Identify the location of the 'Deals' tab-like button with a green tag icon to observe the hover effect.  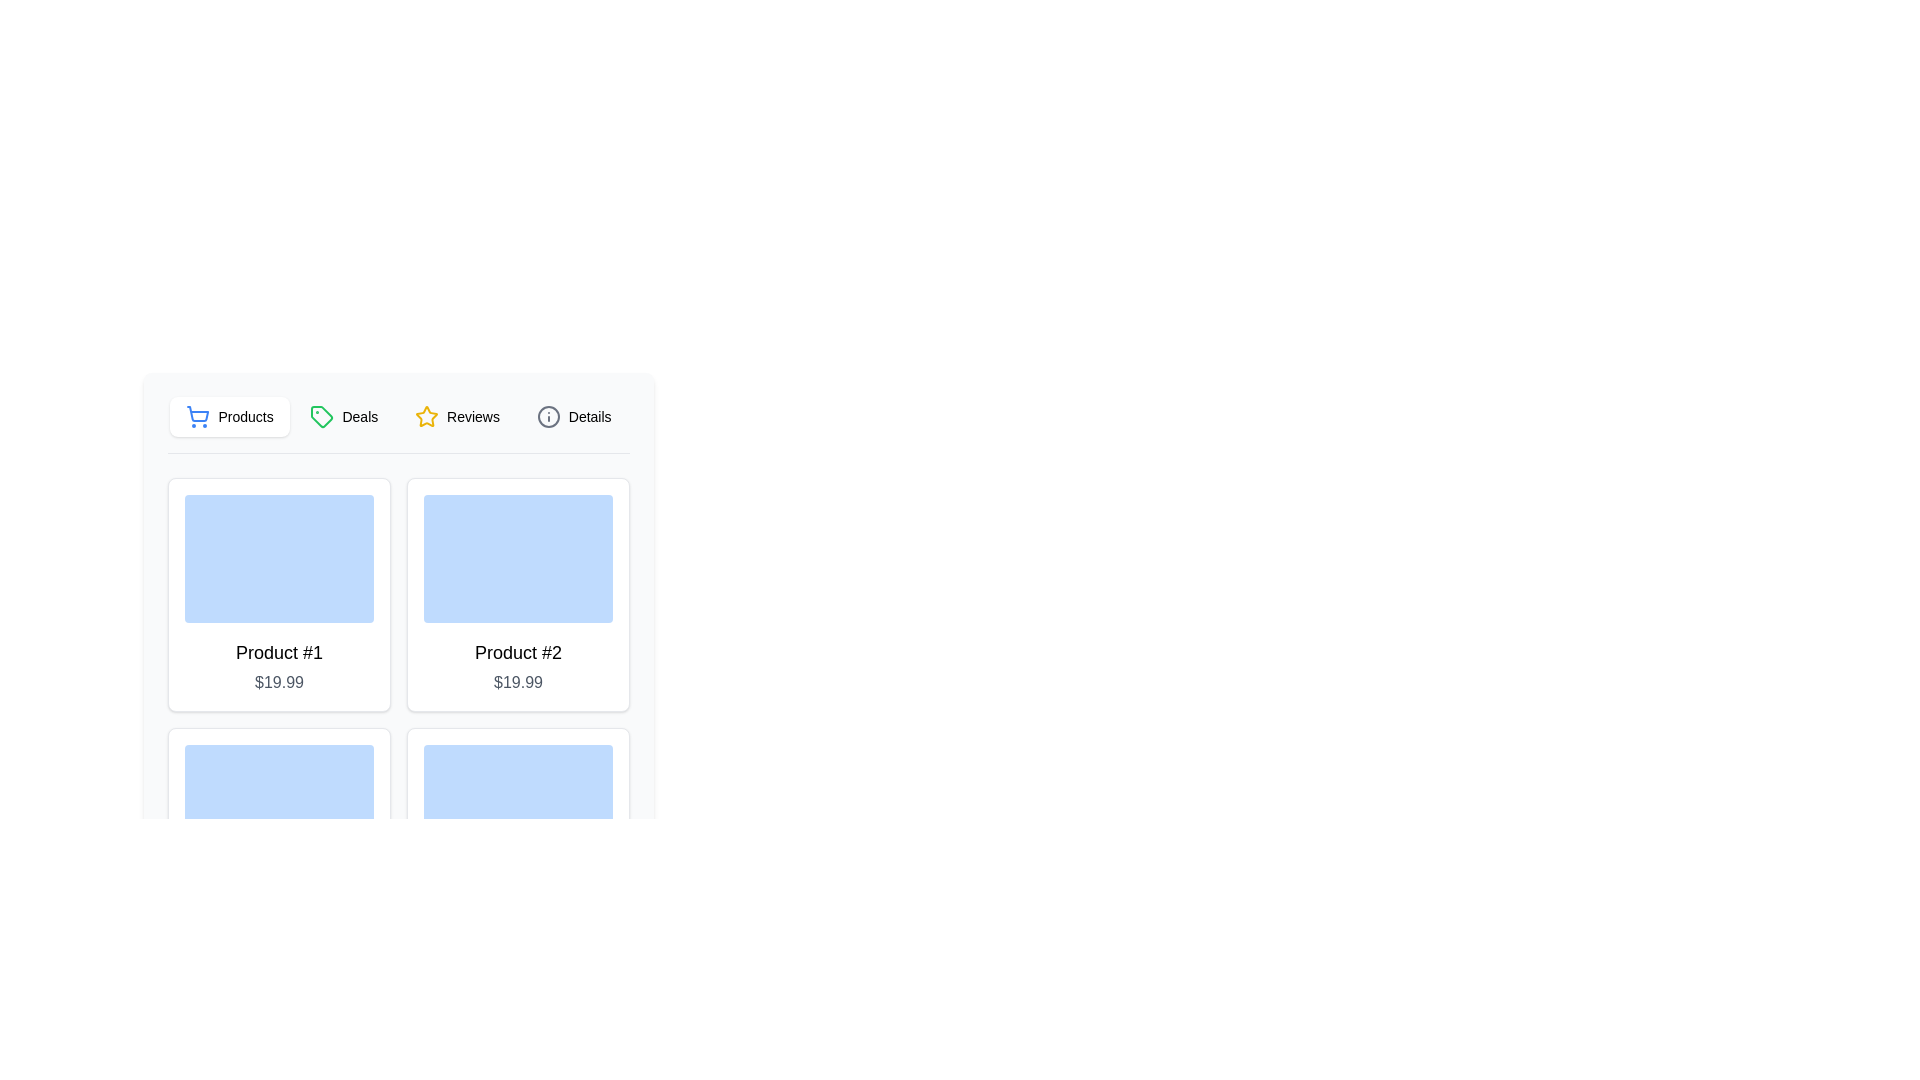
(344, 415).